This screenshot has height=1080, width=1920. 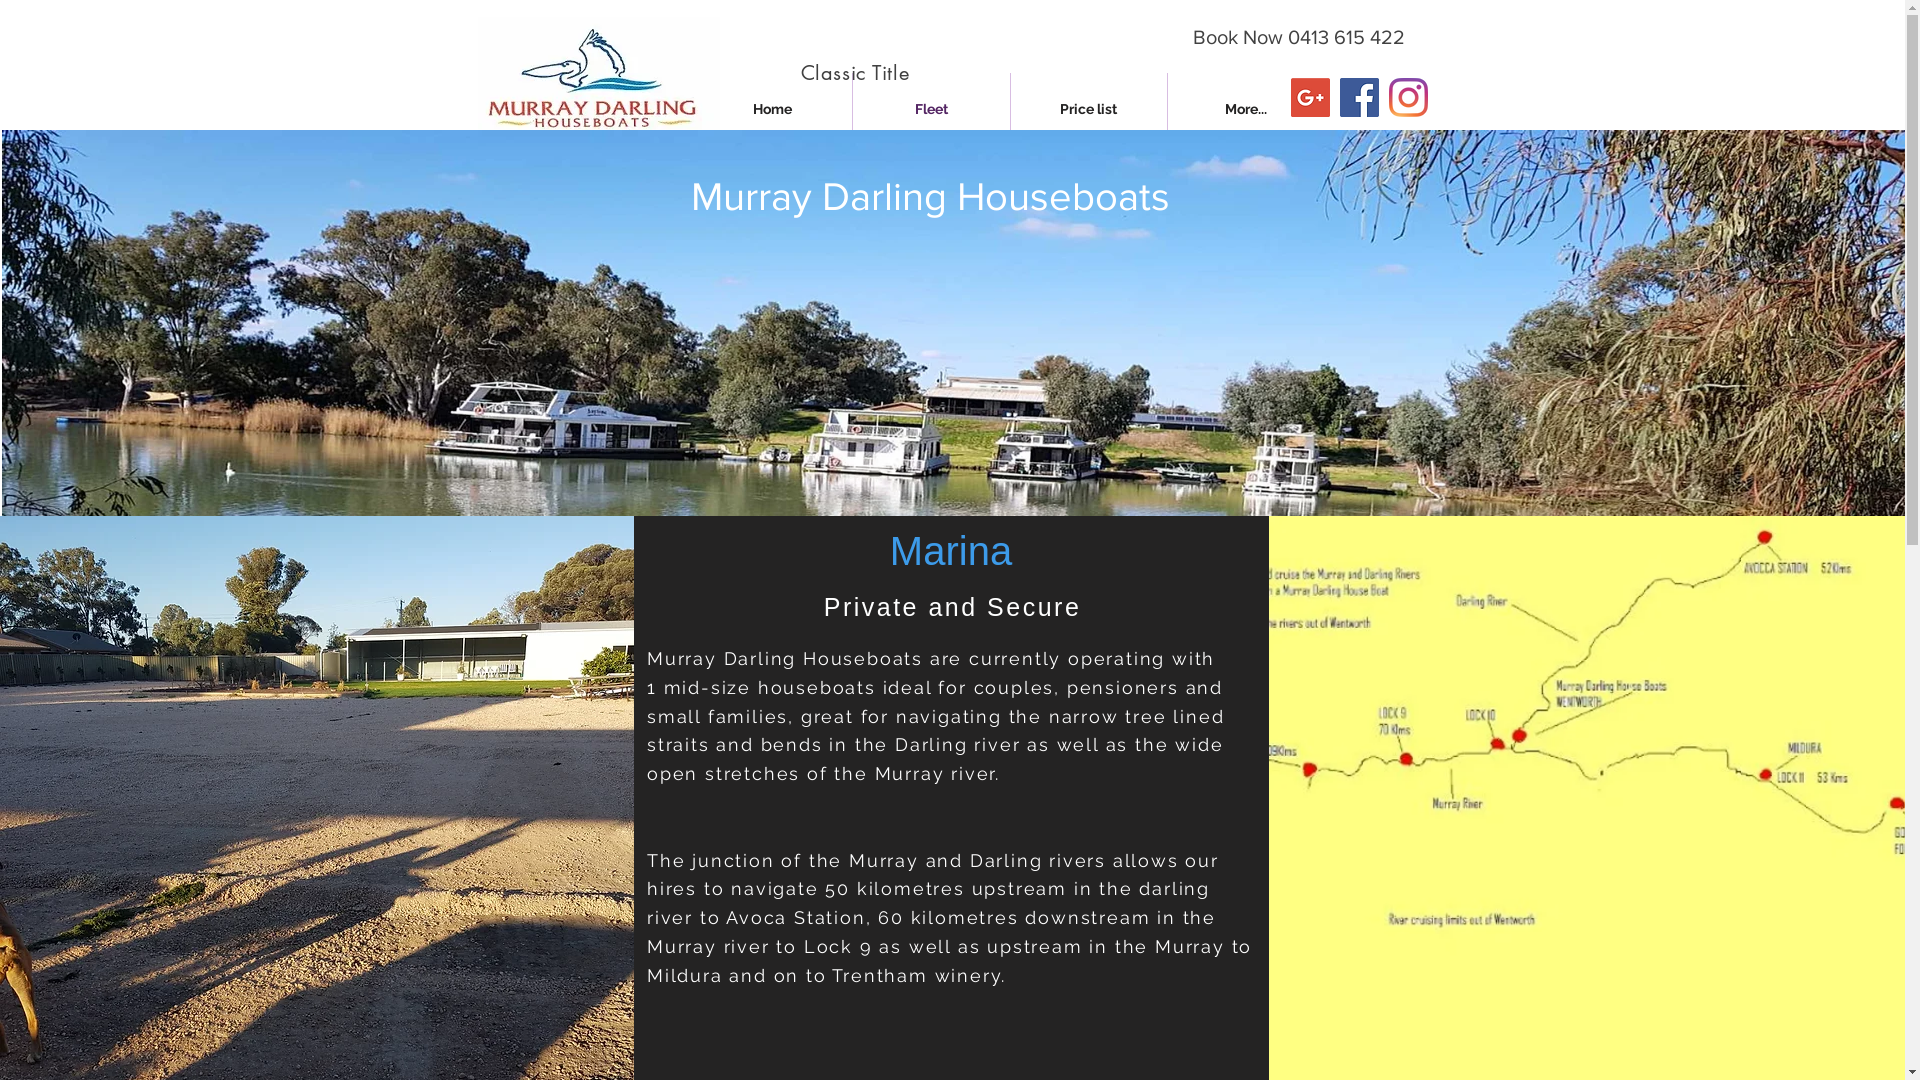 I want to click on 'Price list', so click(x=1087, y=109).